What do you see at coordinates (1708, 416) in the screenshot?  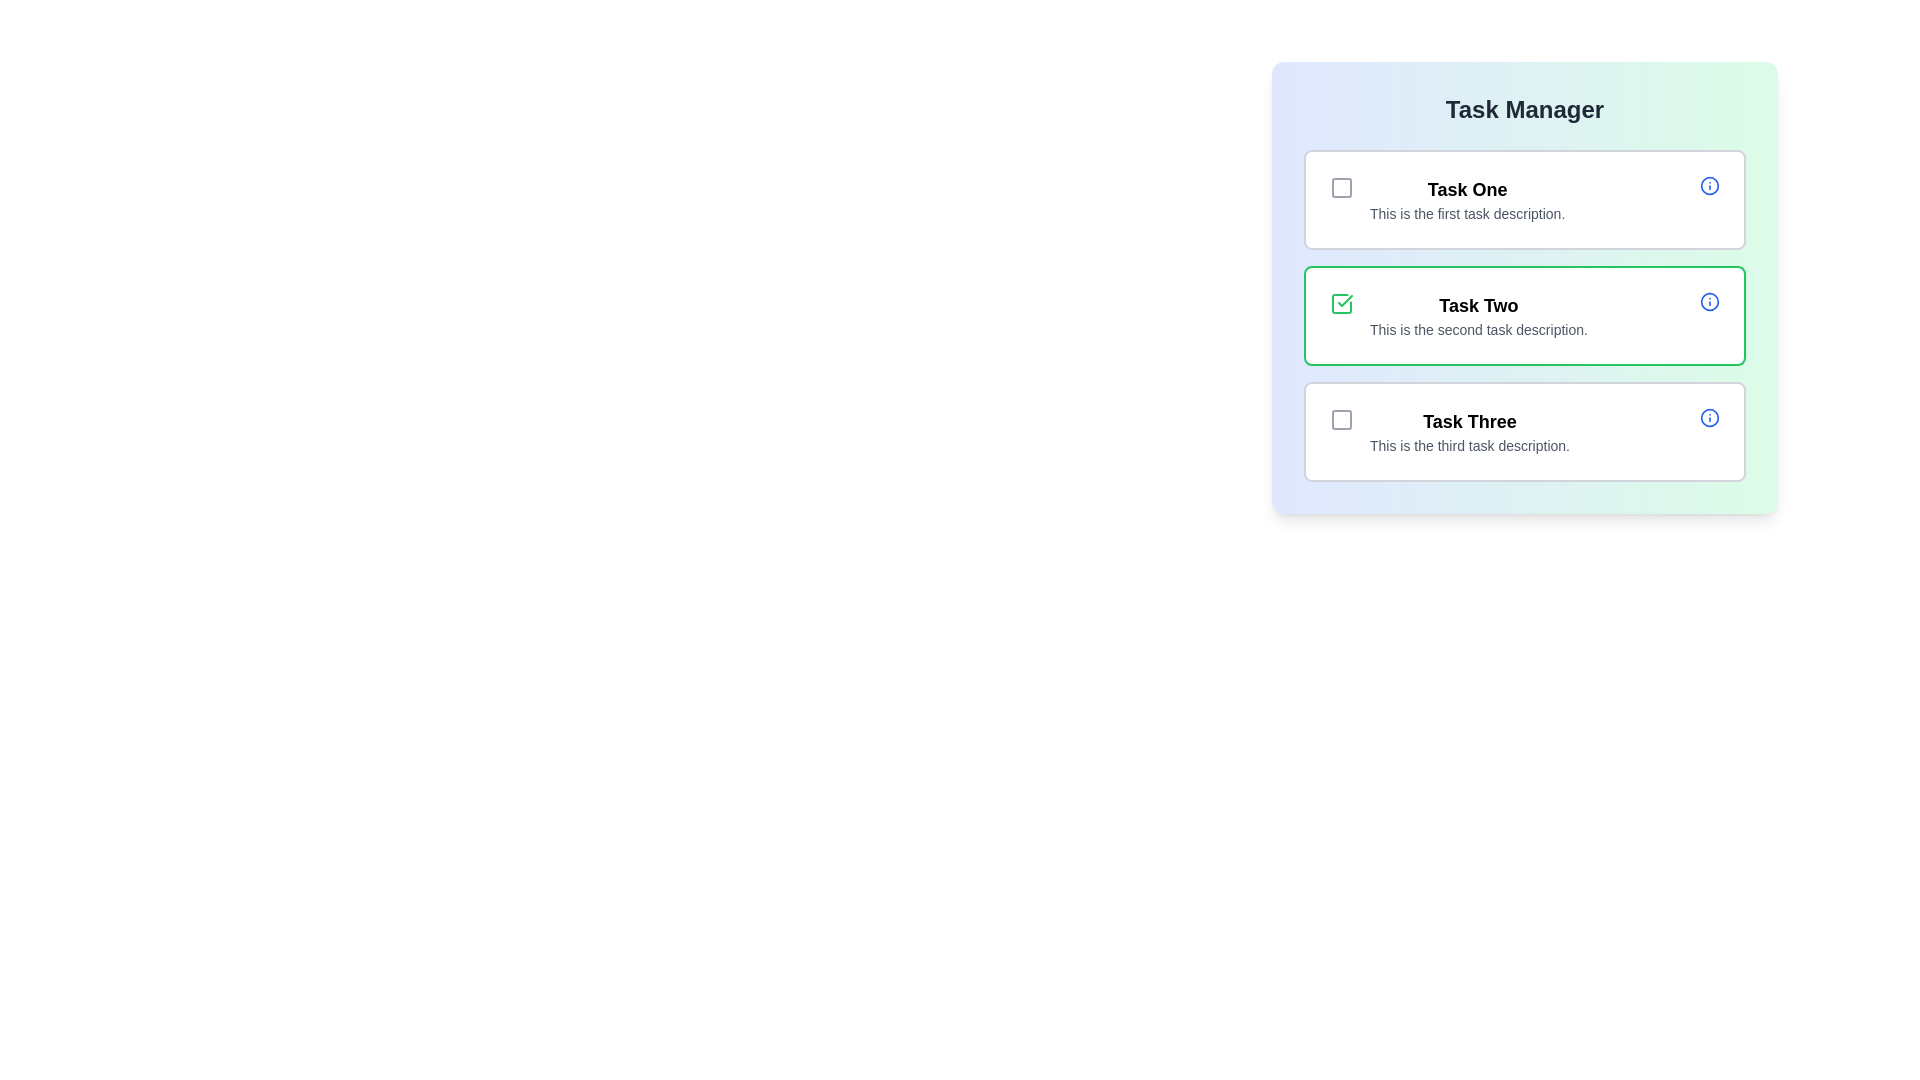 I see `the circular blue information icon with a white 'i' inside, located at the far right edge of the 'Task Three' card` at bounding box center [1708, 416].